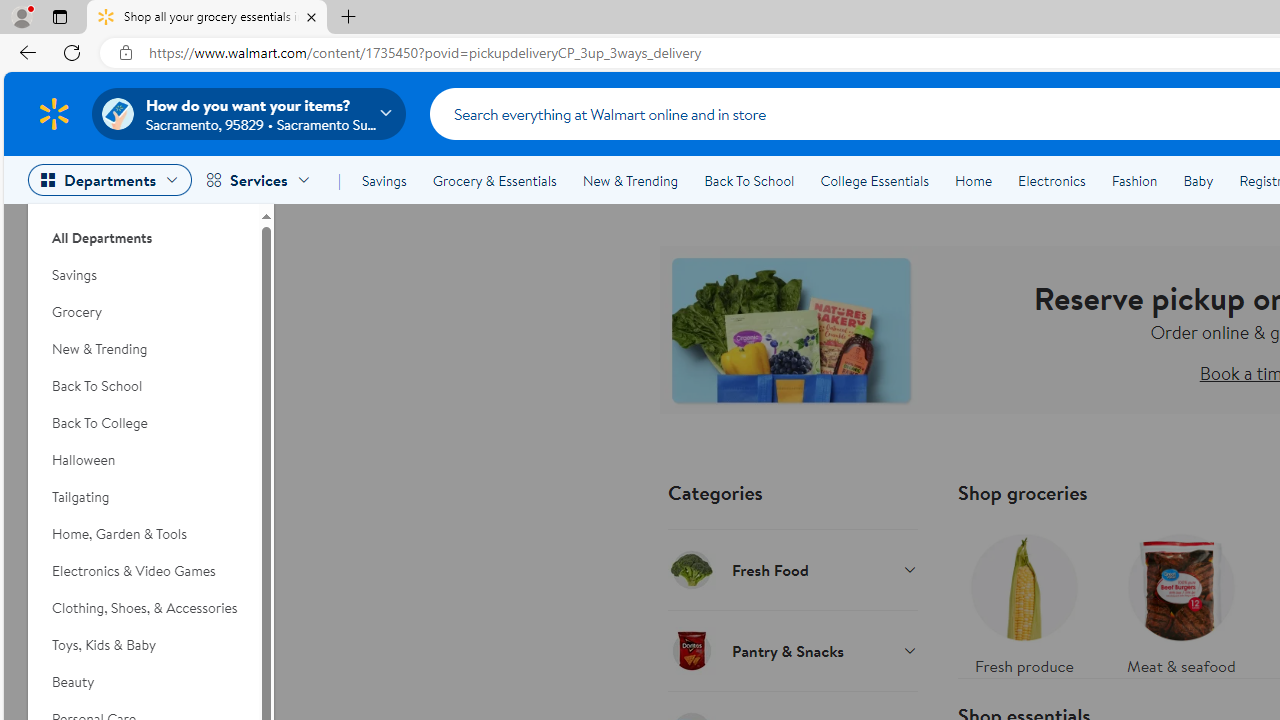  What do you see at coordinates (207, 17) in the screenshot?
I see `'Shop all your grocery essentials in one place! - Walmart.com'` at bounding box center [207, 17].